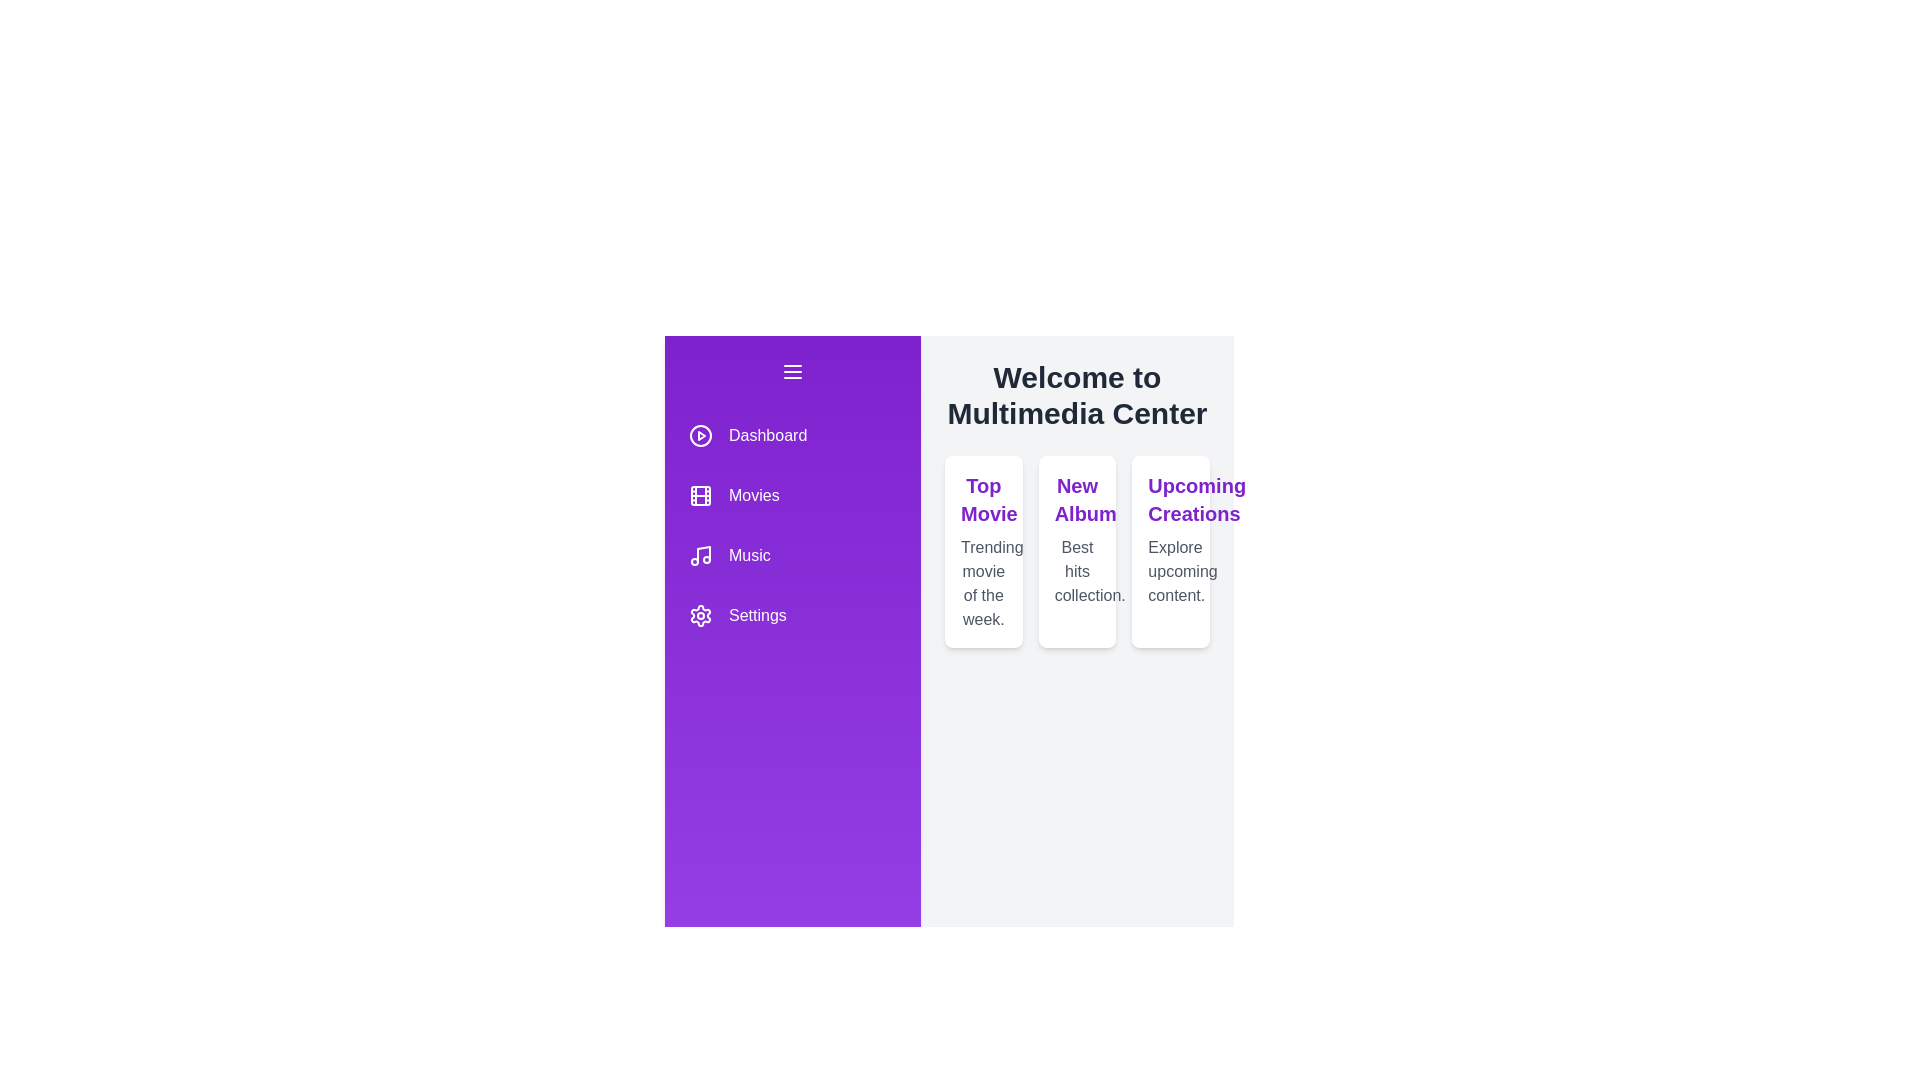 This screenshot has height=1080, width=1920. I want to click on the menu item Music to observe the hover effect, so click(791, 555).